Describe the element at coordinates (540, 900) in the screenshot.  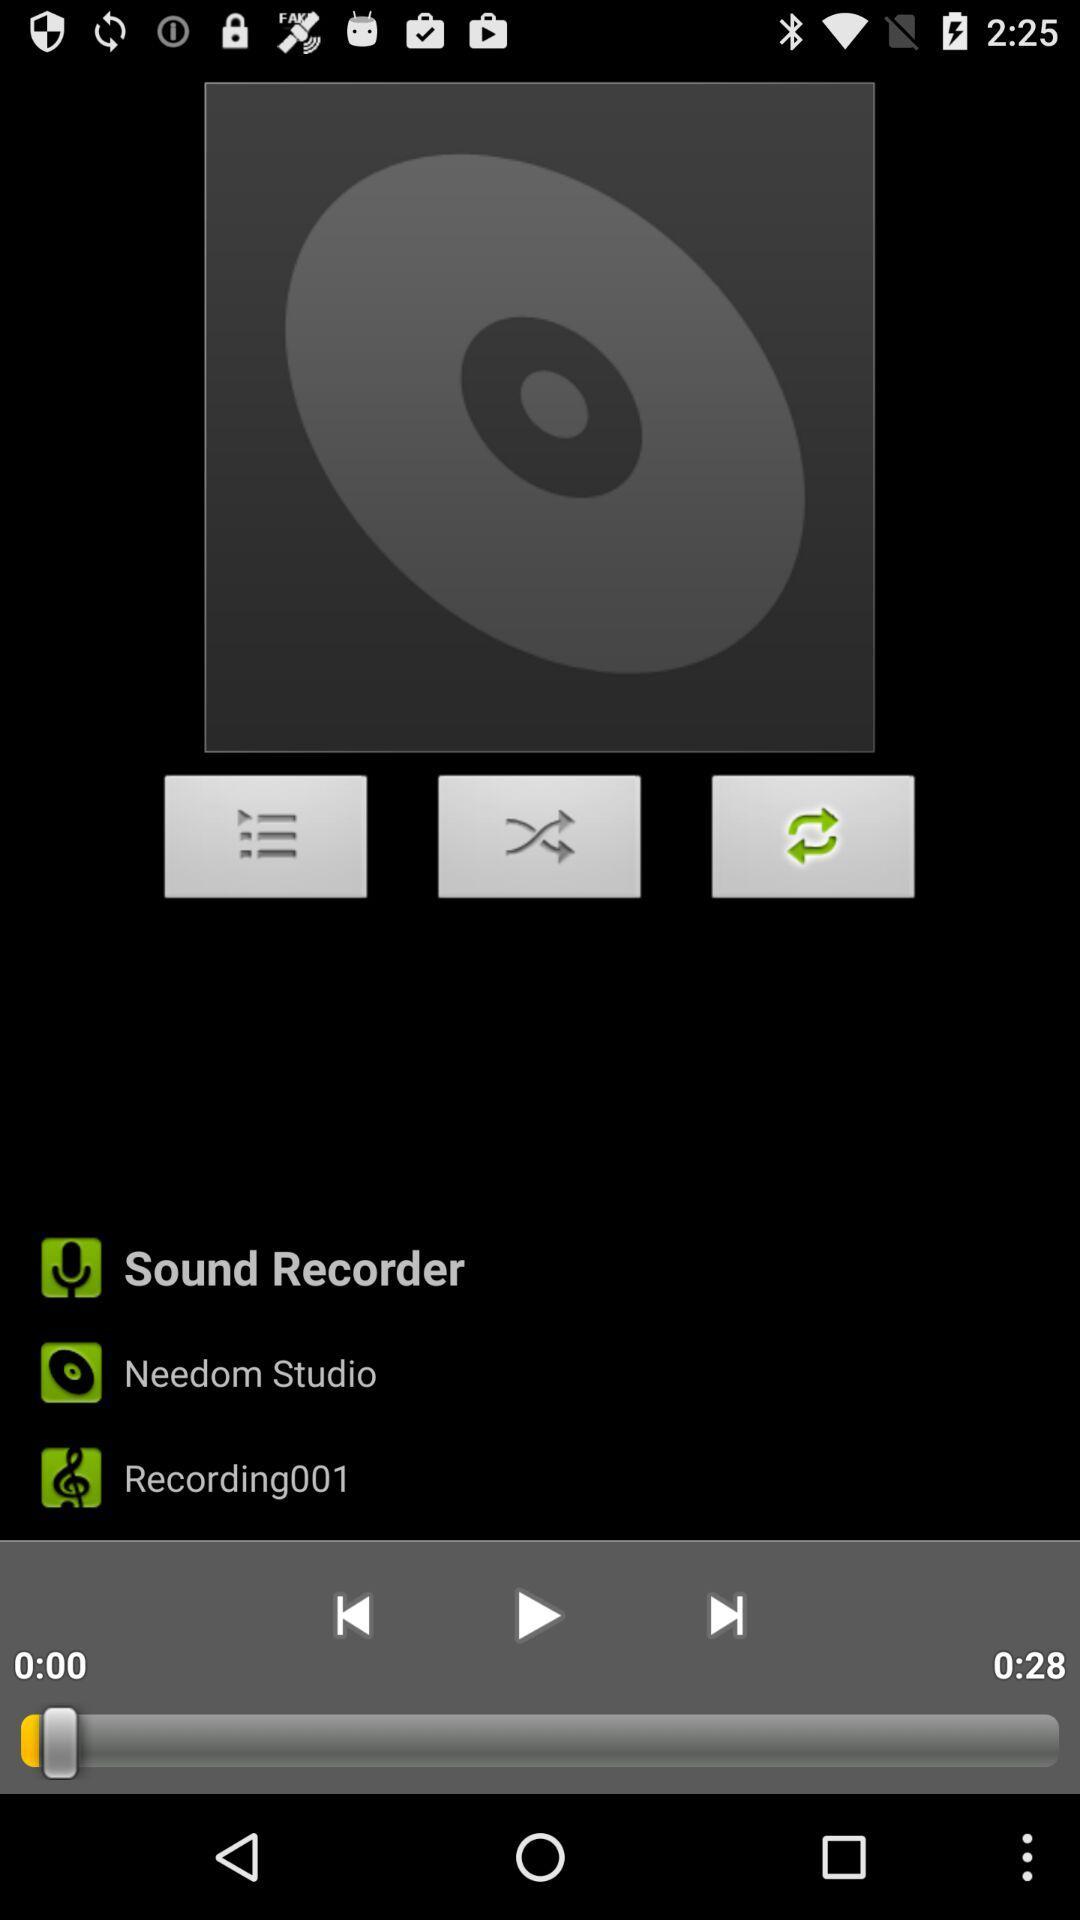
I see `the close icon` at that location.